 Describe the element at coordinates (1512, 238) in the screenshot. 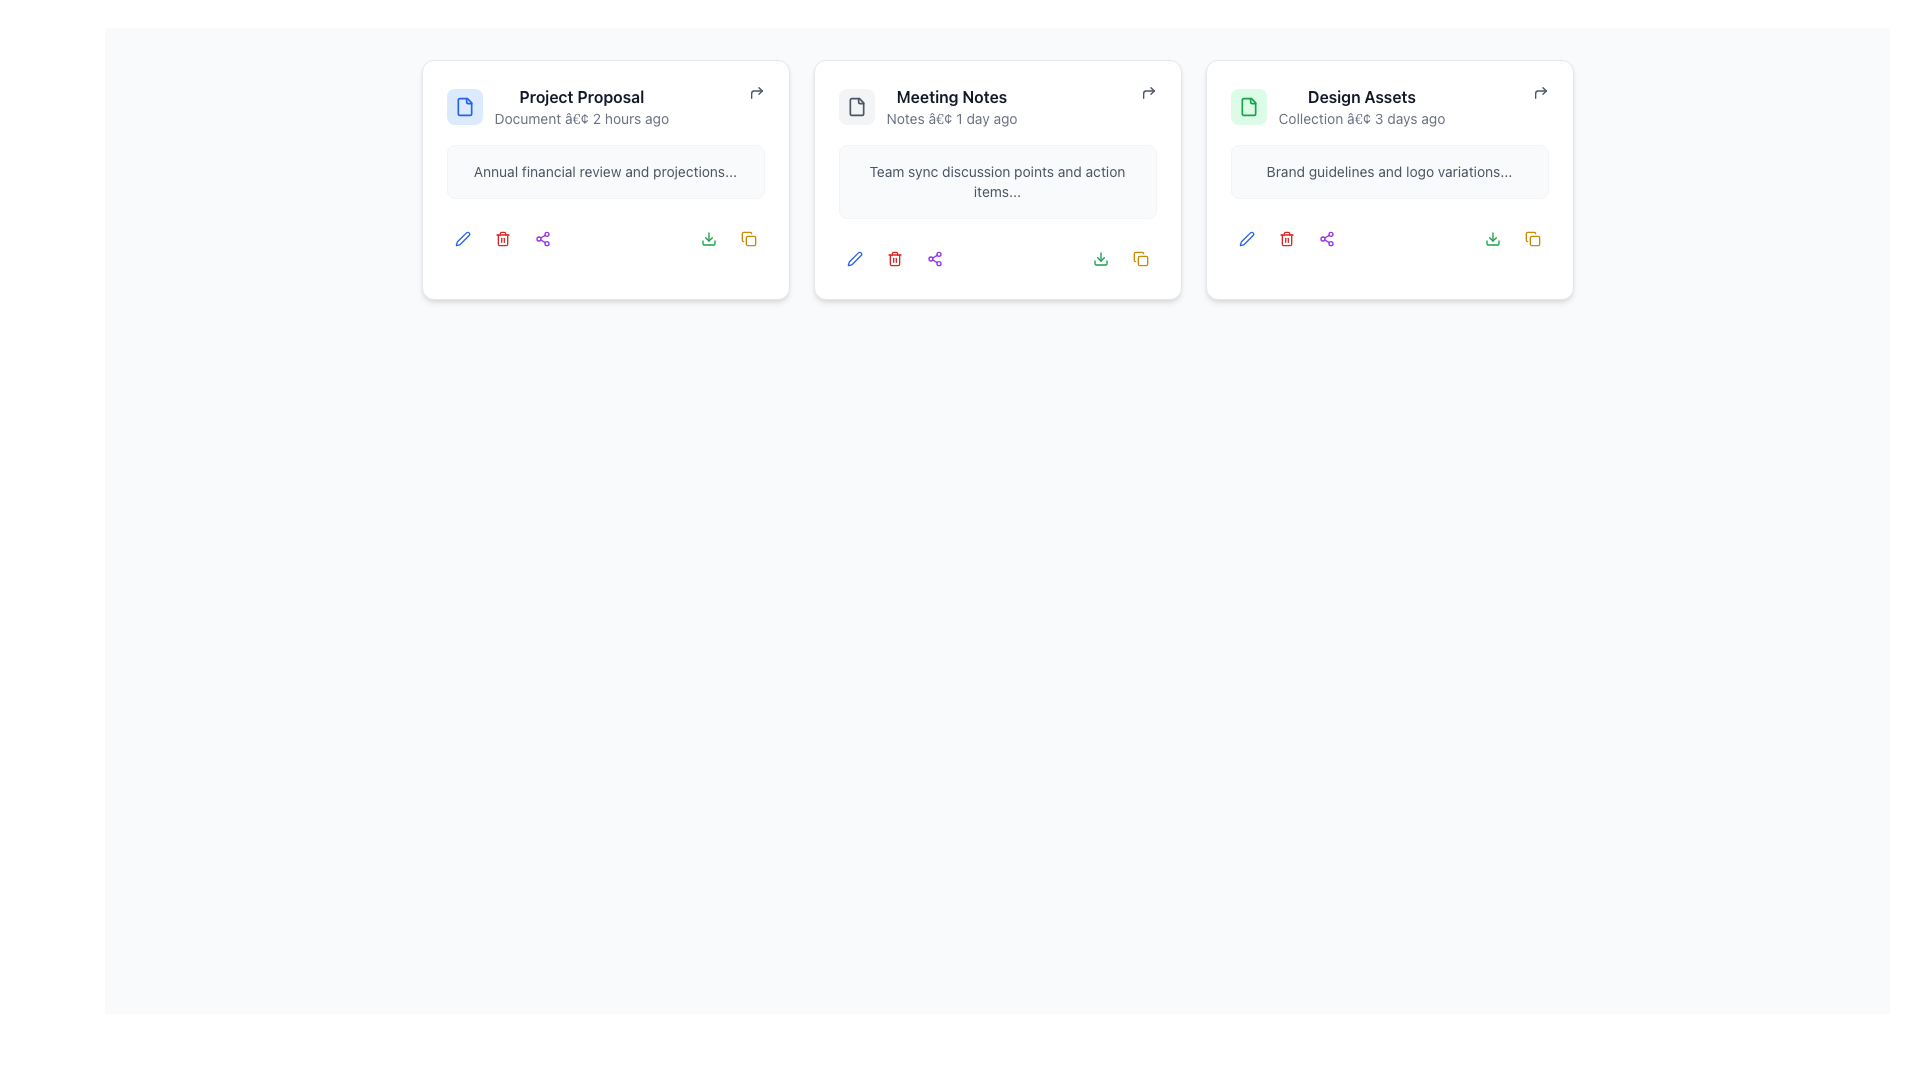

I see `the grouped action icons located in the bottom-right section of the 'Design Assets' card` at that location.